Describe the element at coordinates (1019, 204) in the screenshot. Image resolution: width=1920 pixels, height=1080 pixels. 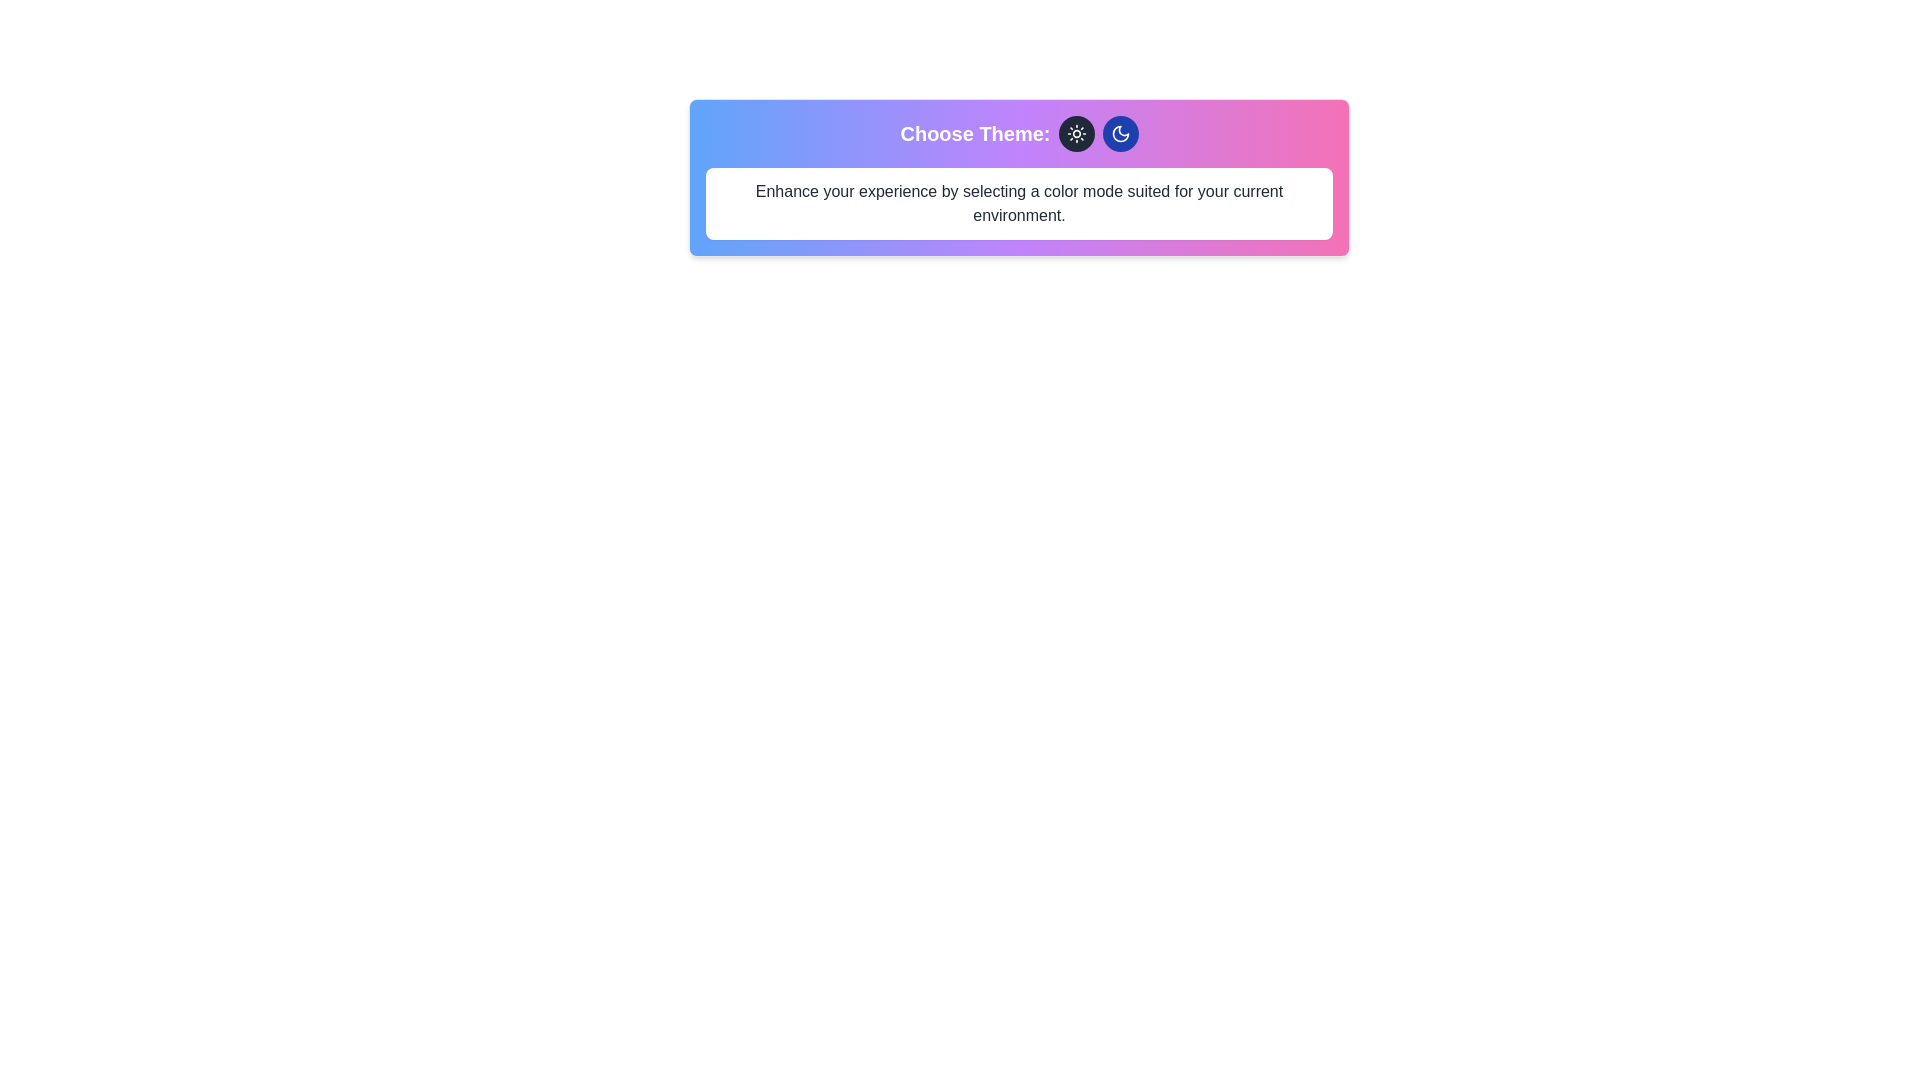
I see `the descriptive text element that provides guidance on selecting a color mode` at that location.